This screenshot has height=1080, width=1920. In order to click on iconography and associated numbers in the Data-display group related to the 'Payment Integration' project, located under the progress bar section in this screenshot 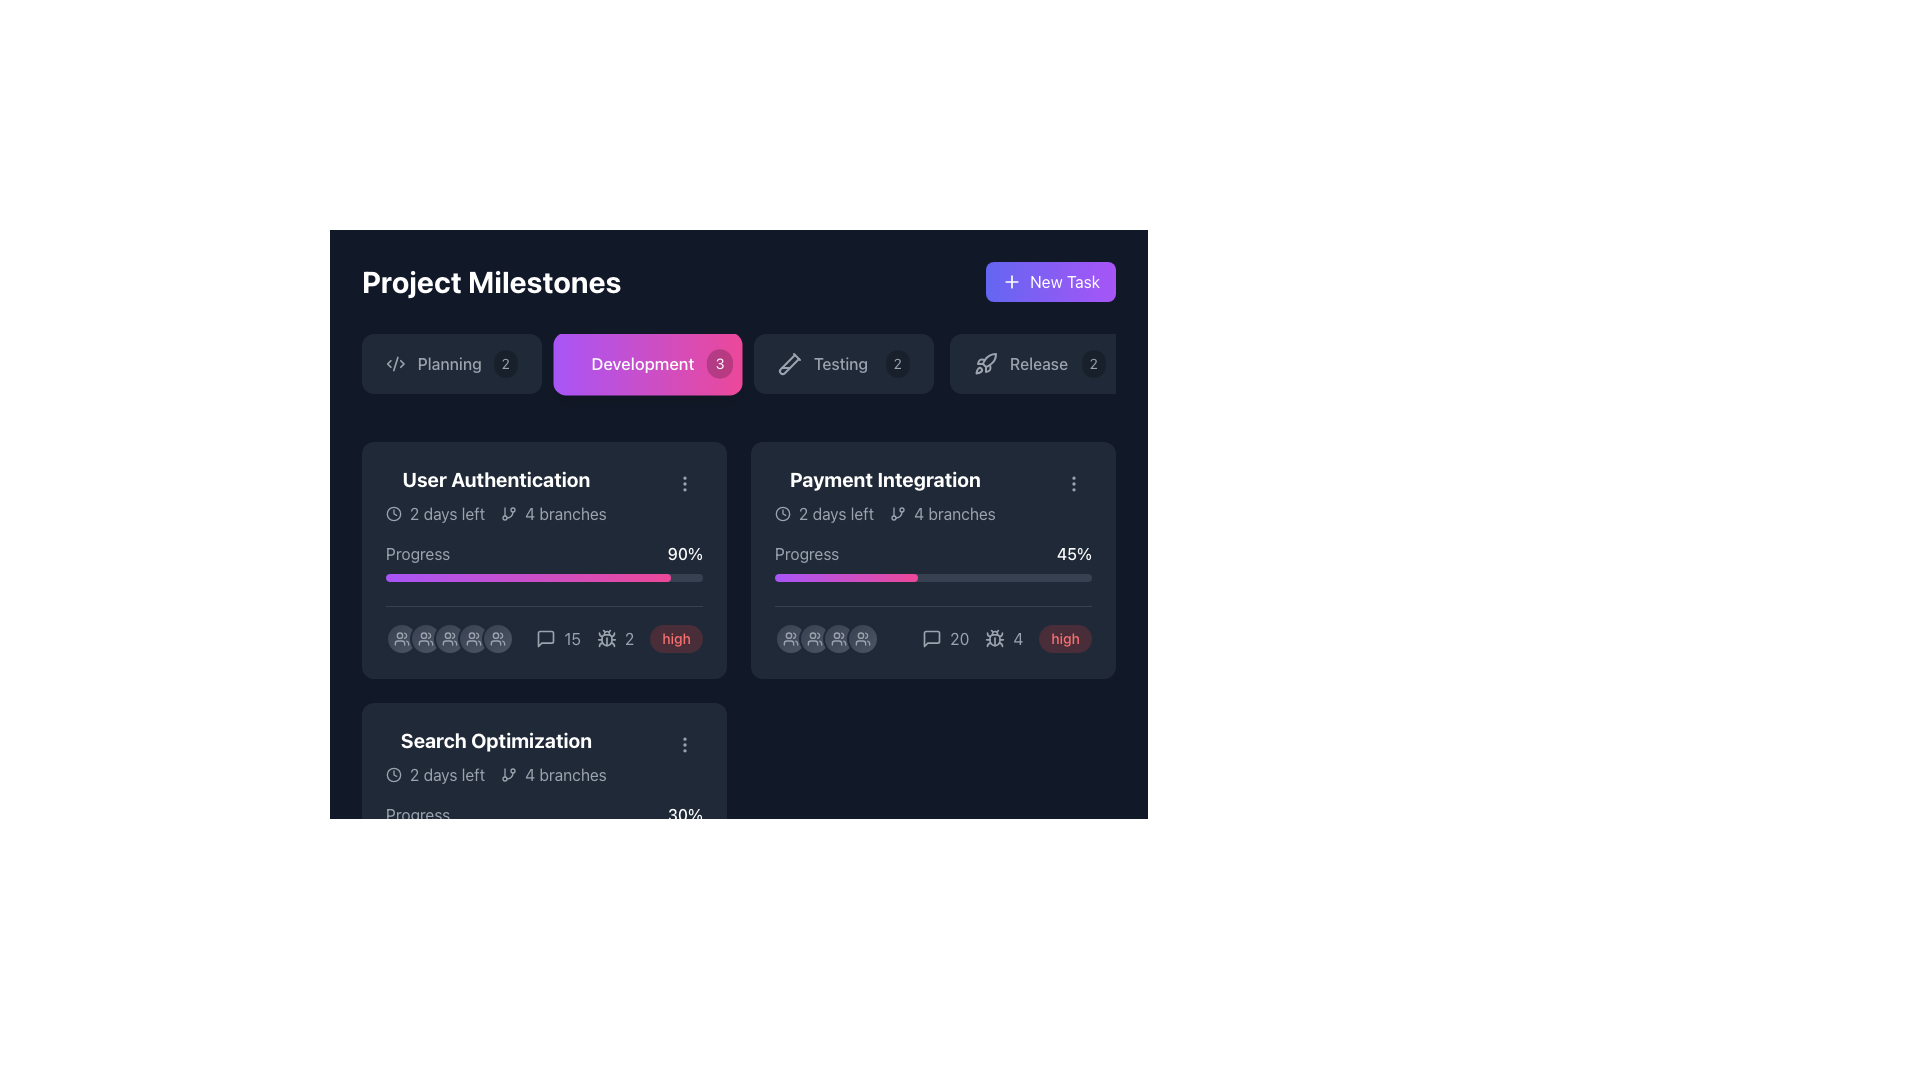, I will do `click(932, 630)`.